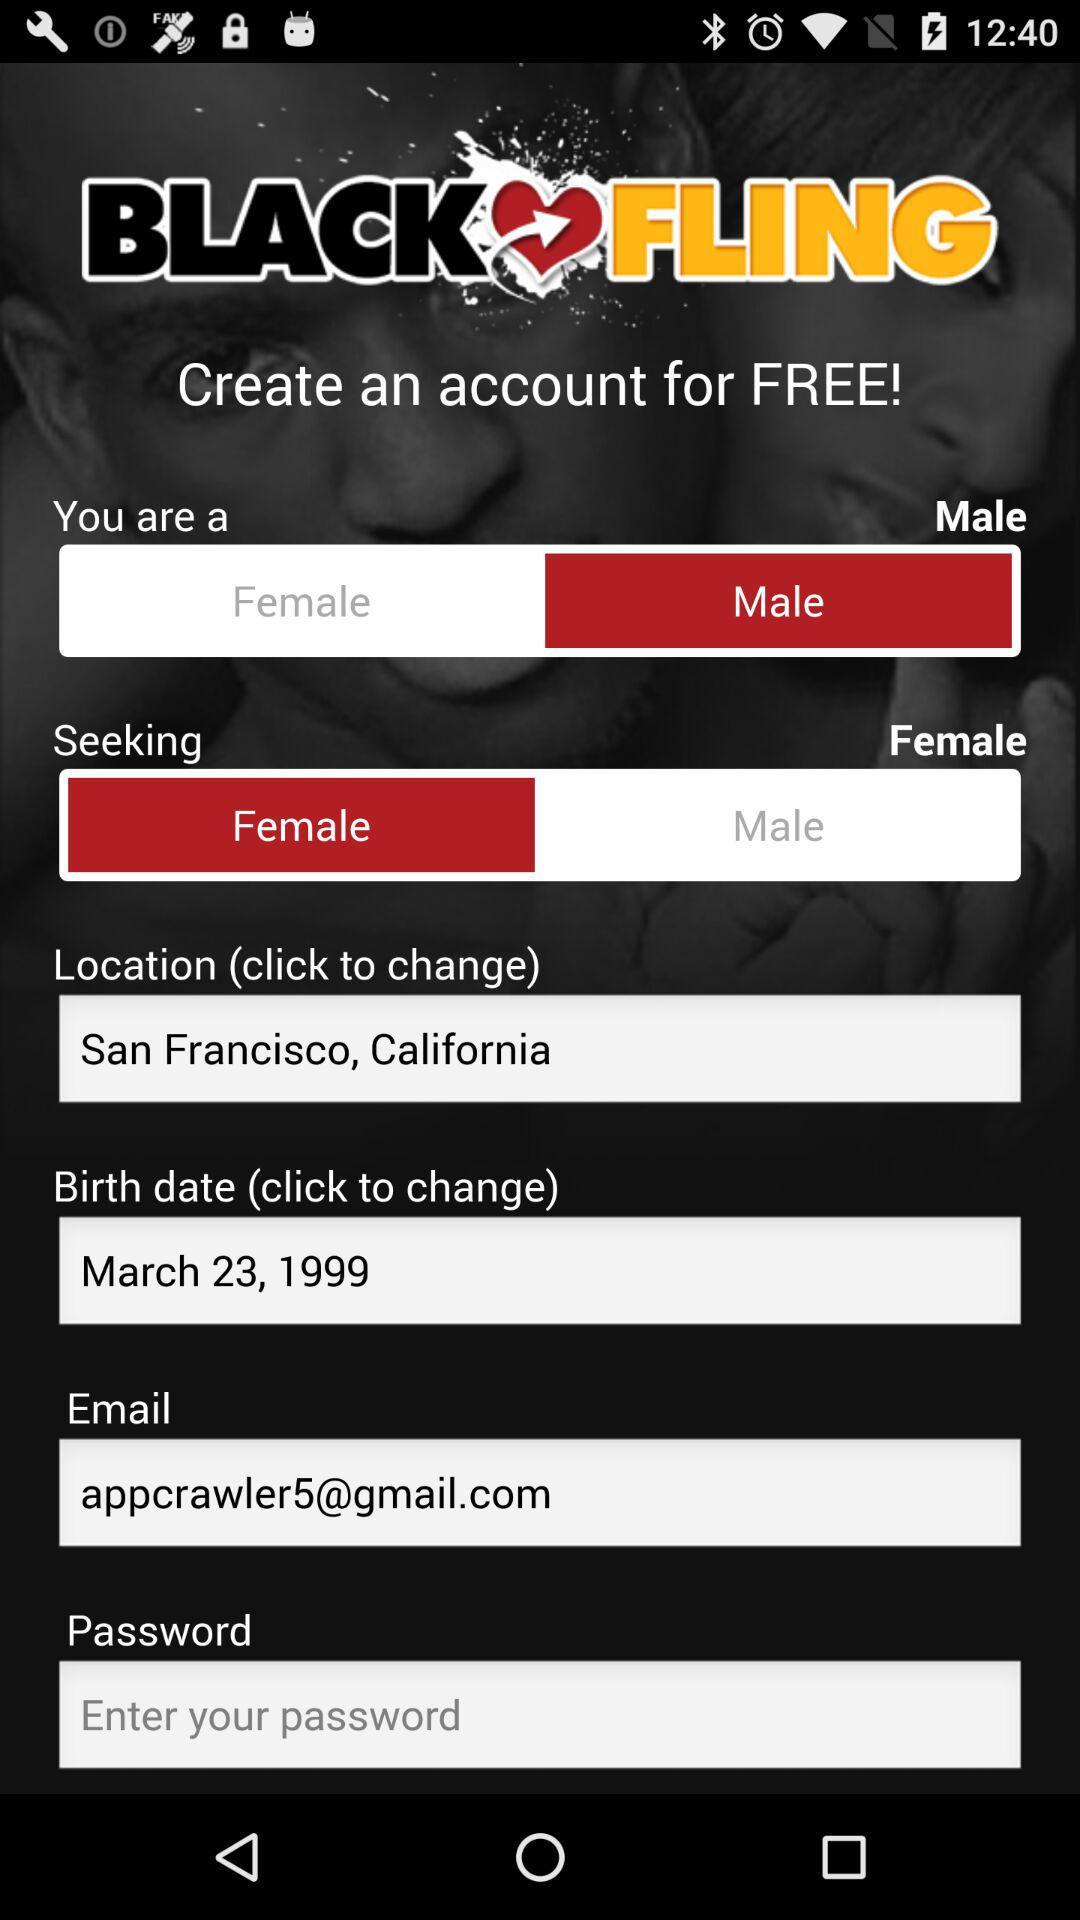 This screenshot has height=1920, width=1080. I want to click on password entry, so click(540, 1719).